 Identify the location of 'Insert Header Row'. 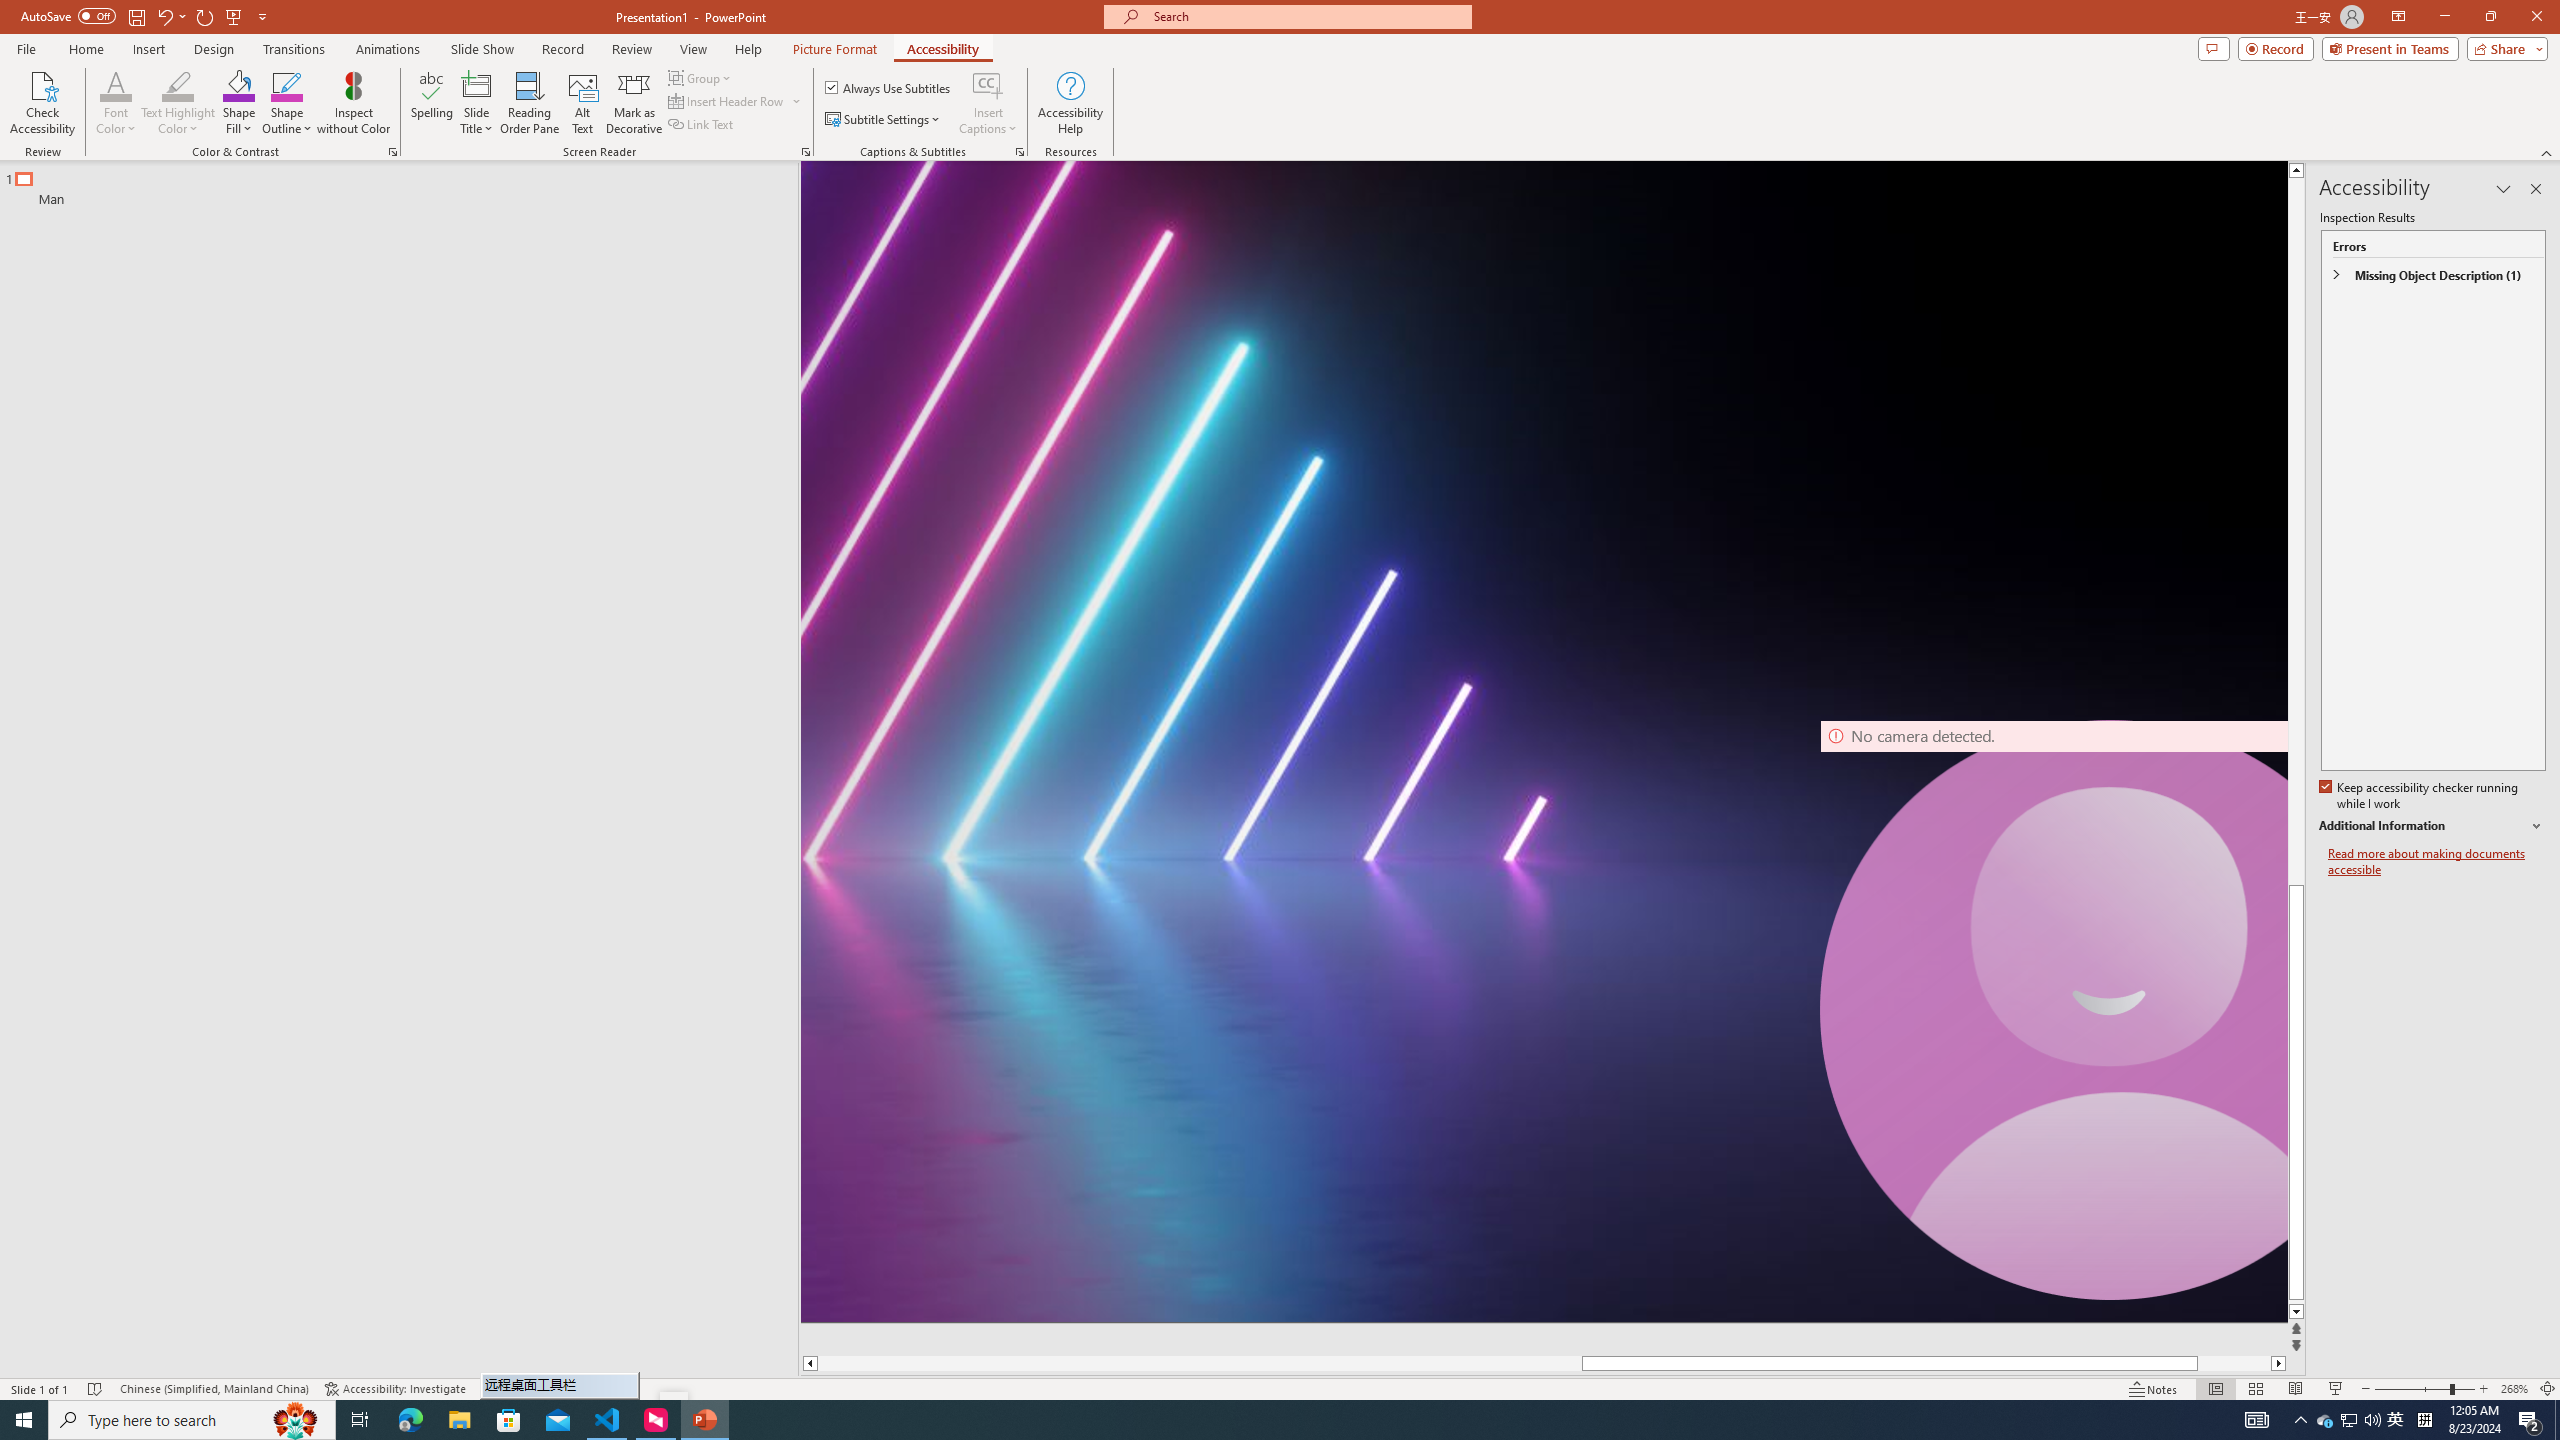
(735, 99).